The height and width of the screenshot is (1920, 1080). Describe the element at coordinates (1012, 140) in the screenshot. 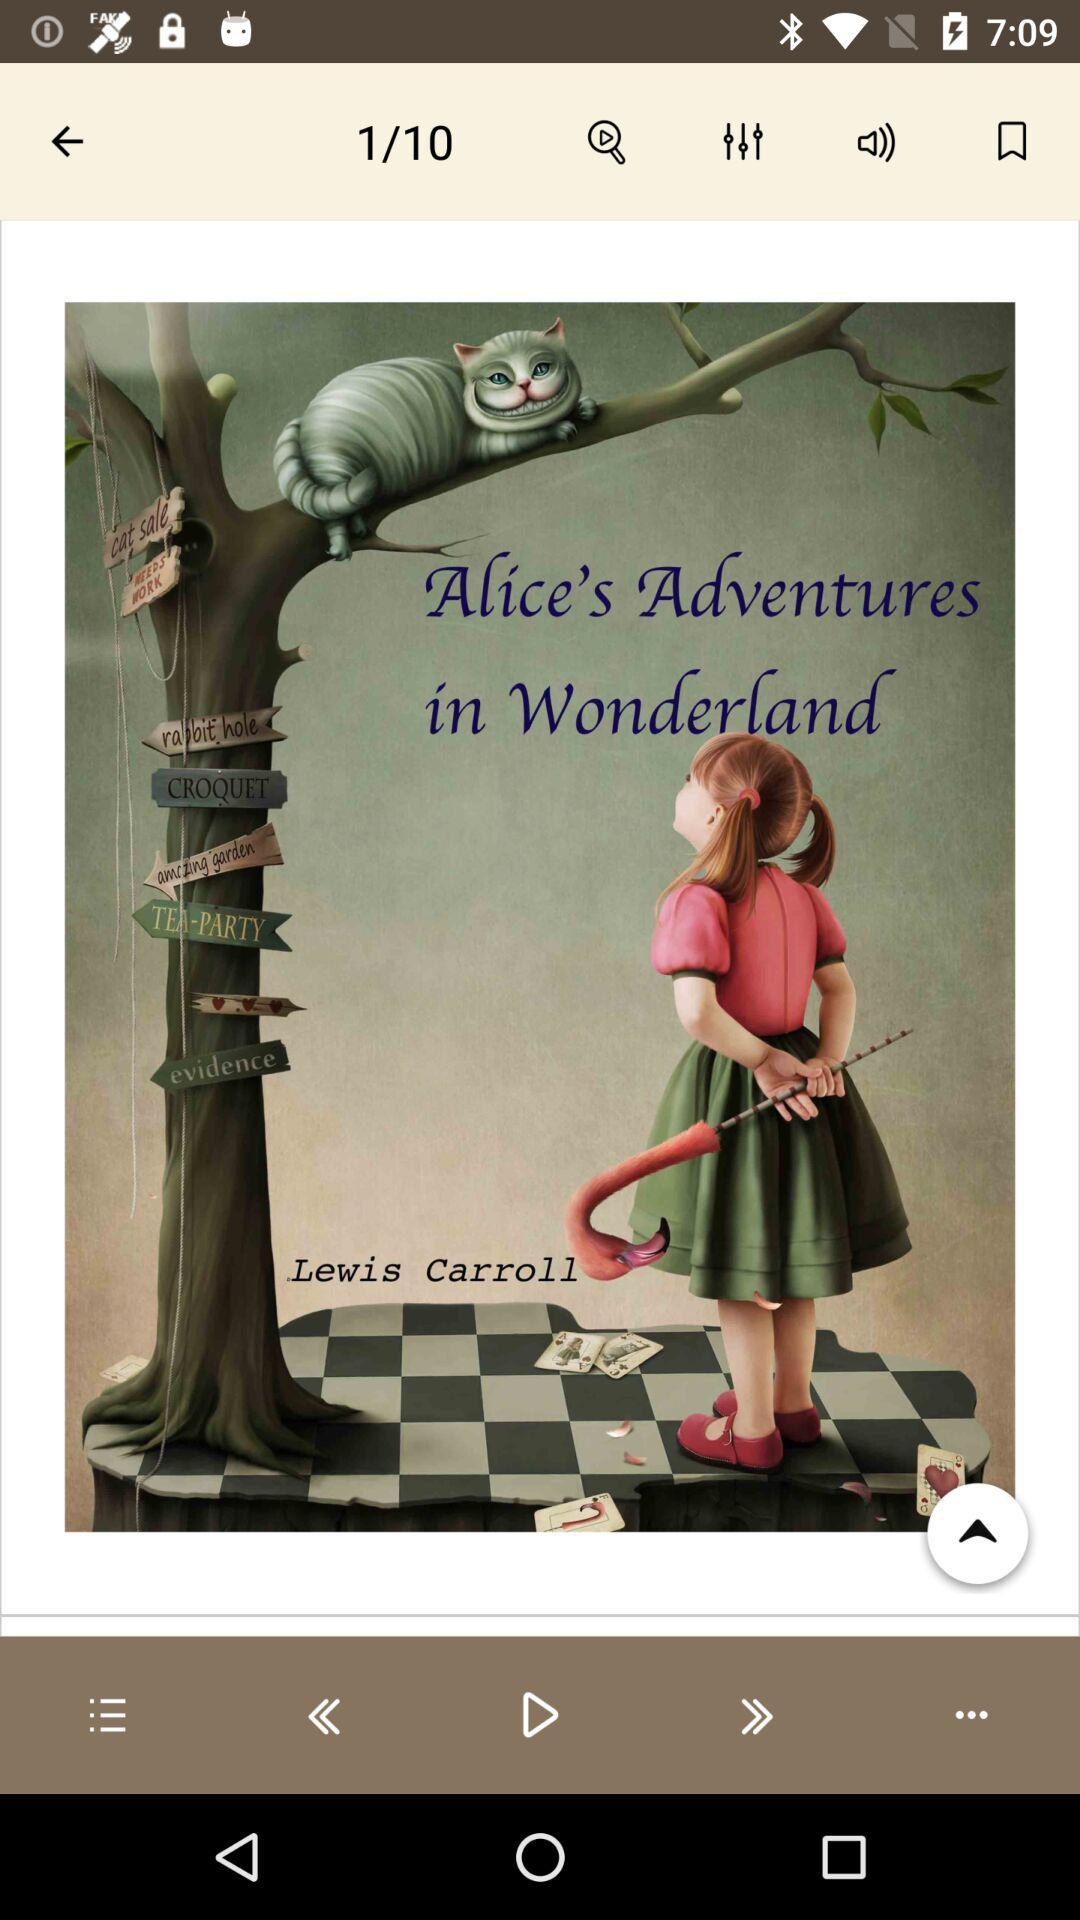

I see `bookmark the page` at that location.